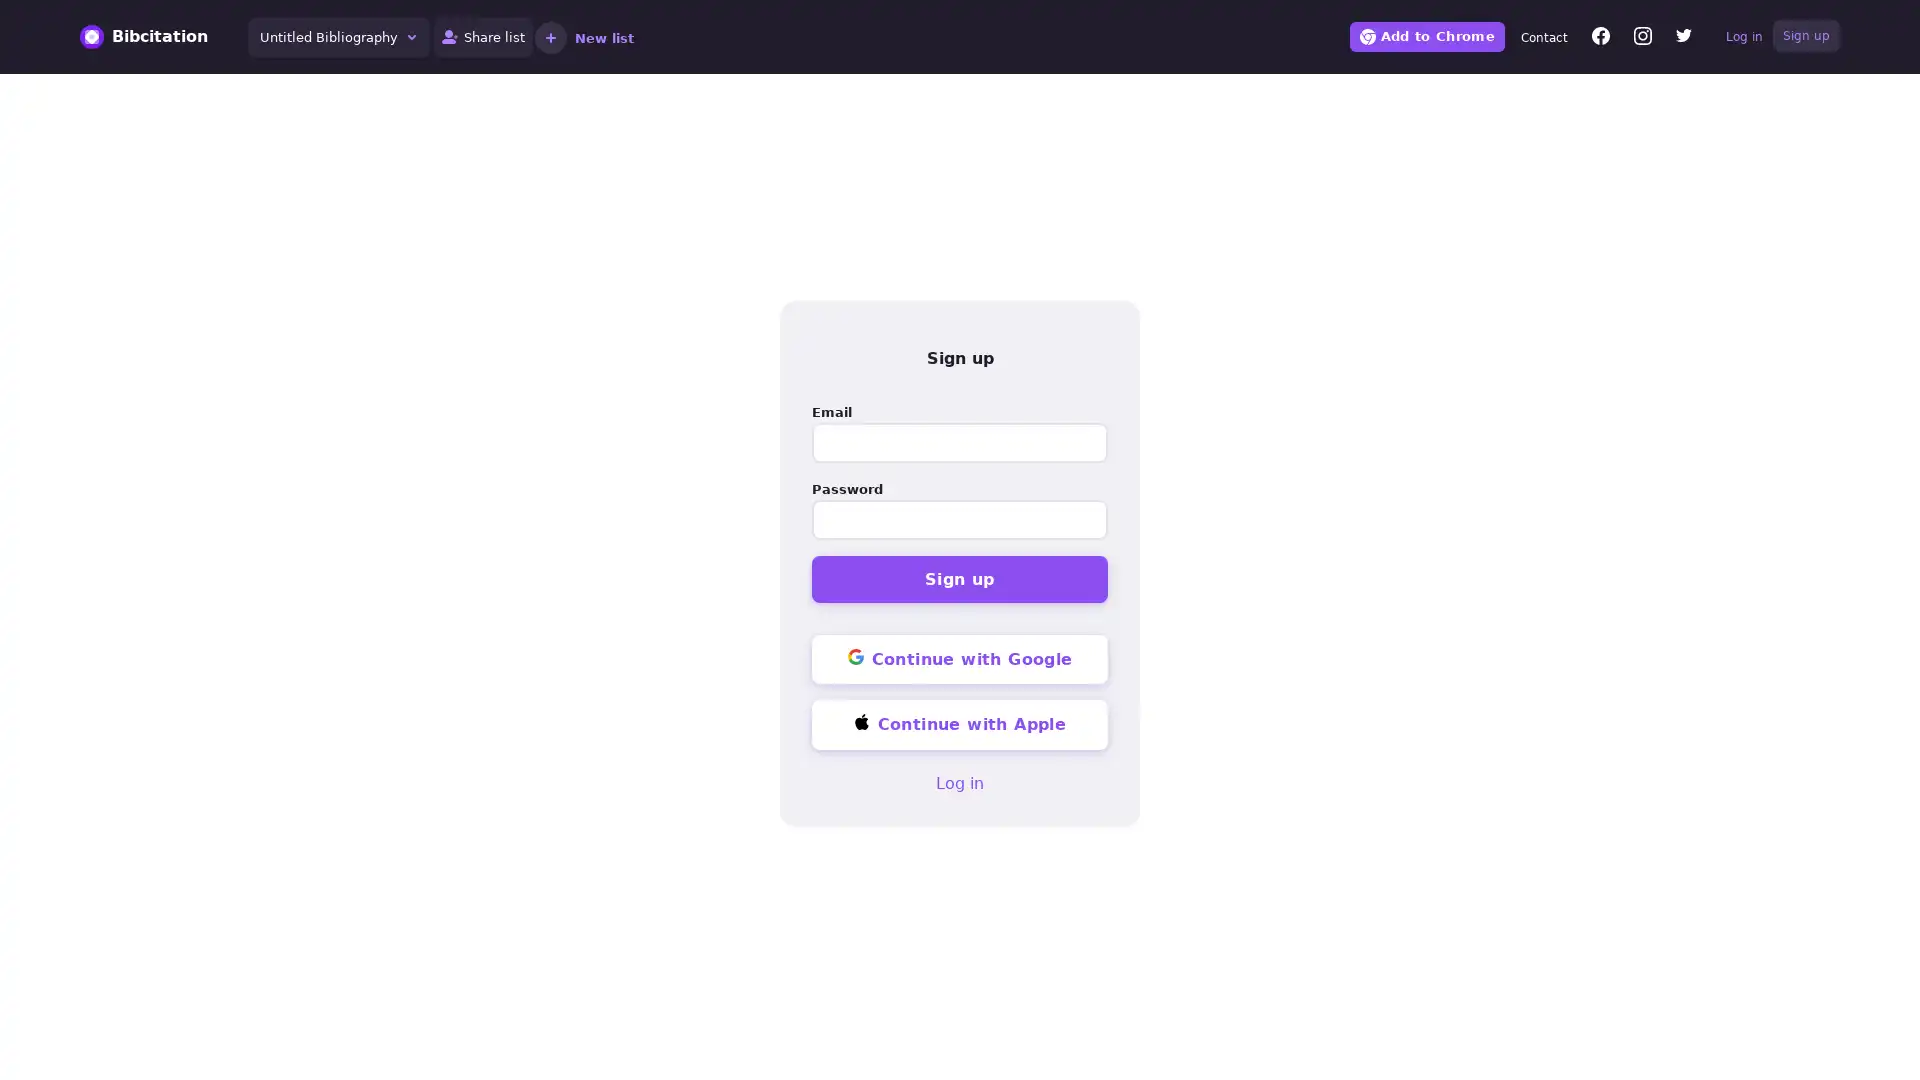 The width and height of the screenshot is (1920, 1080). Describe the element at coordinates (1683, 38) in the screenshot. I see `Visit our Twitter` at that location.